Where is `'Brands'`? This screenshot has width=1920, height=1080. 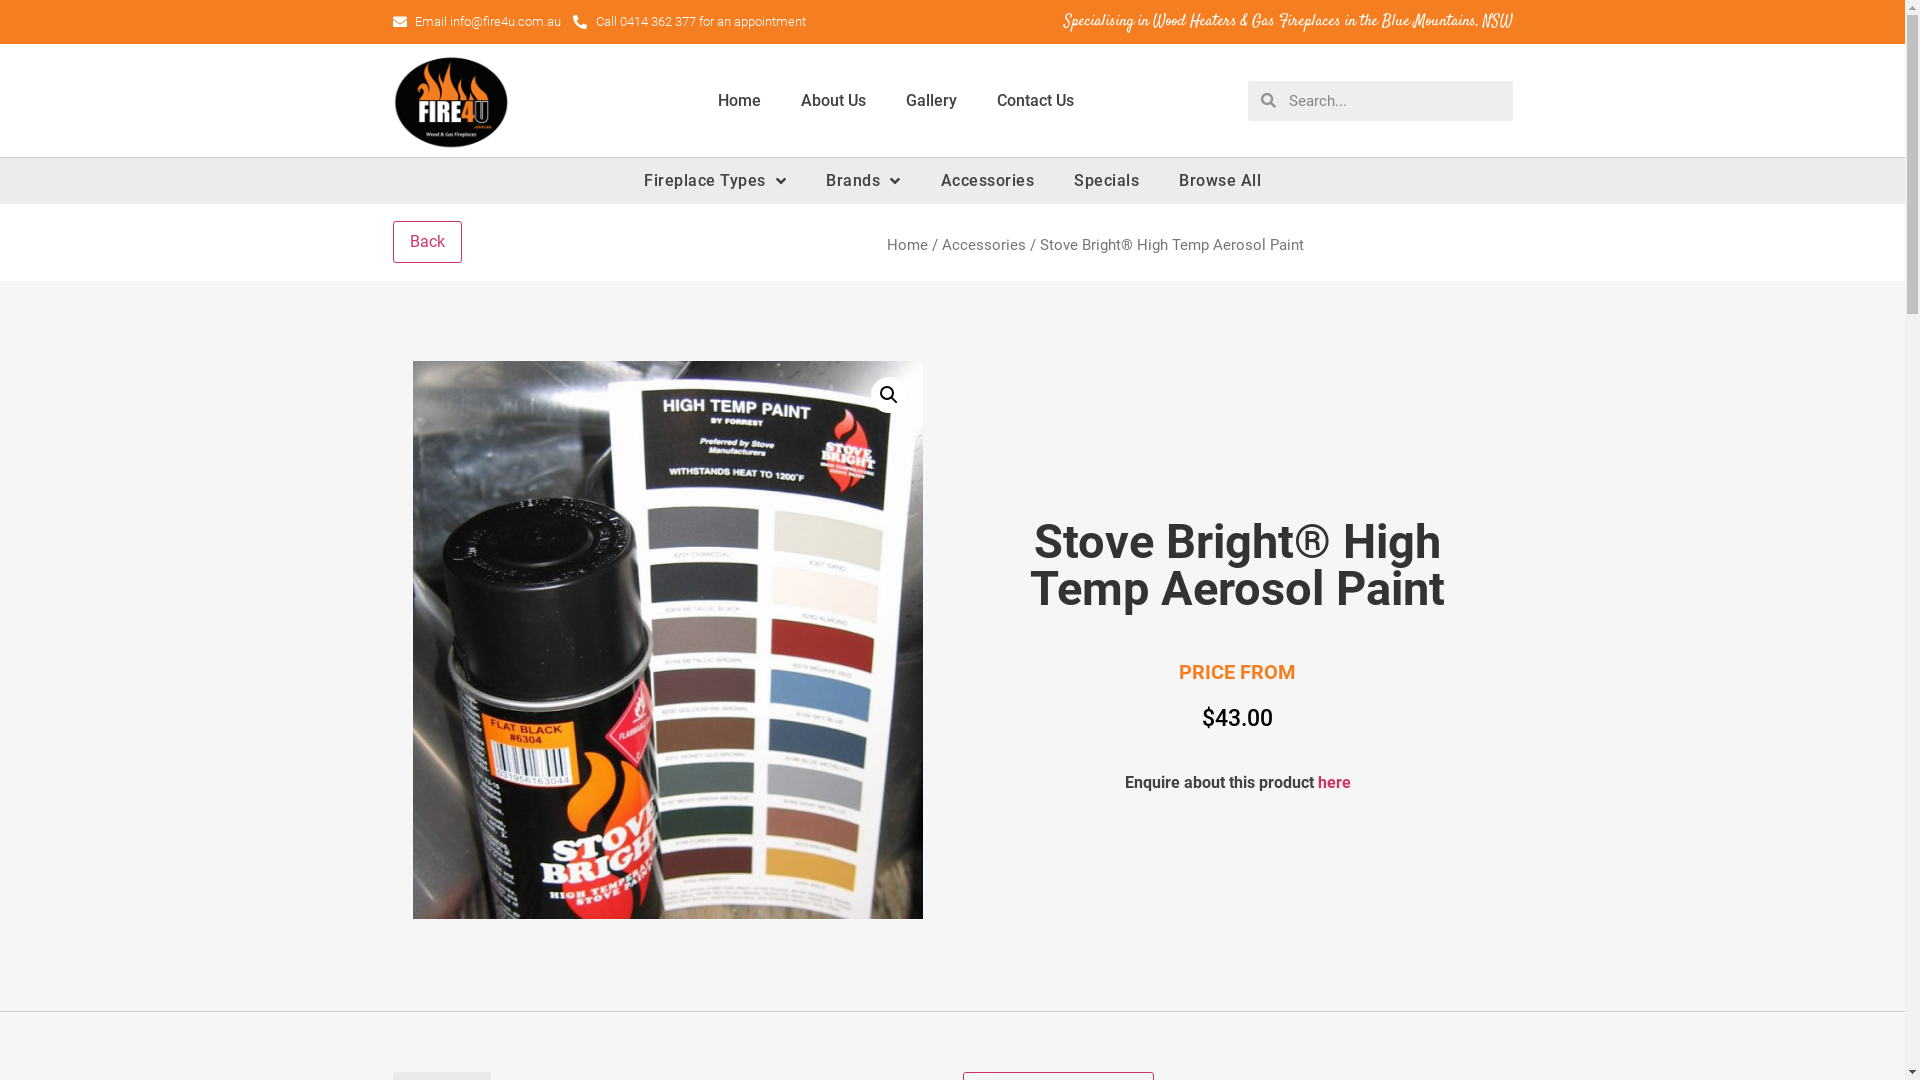
'Brands' is located at coordinates (863, 181).